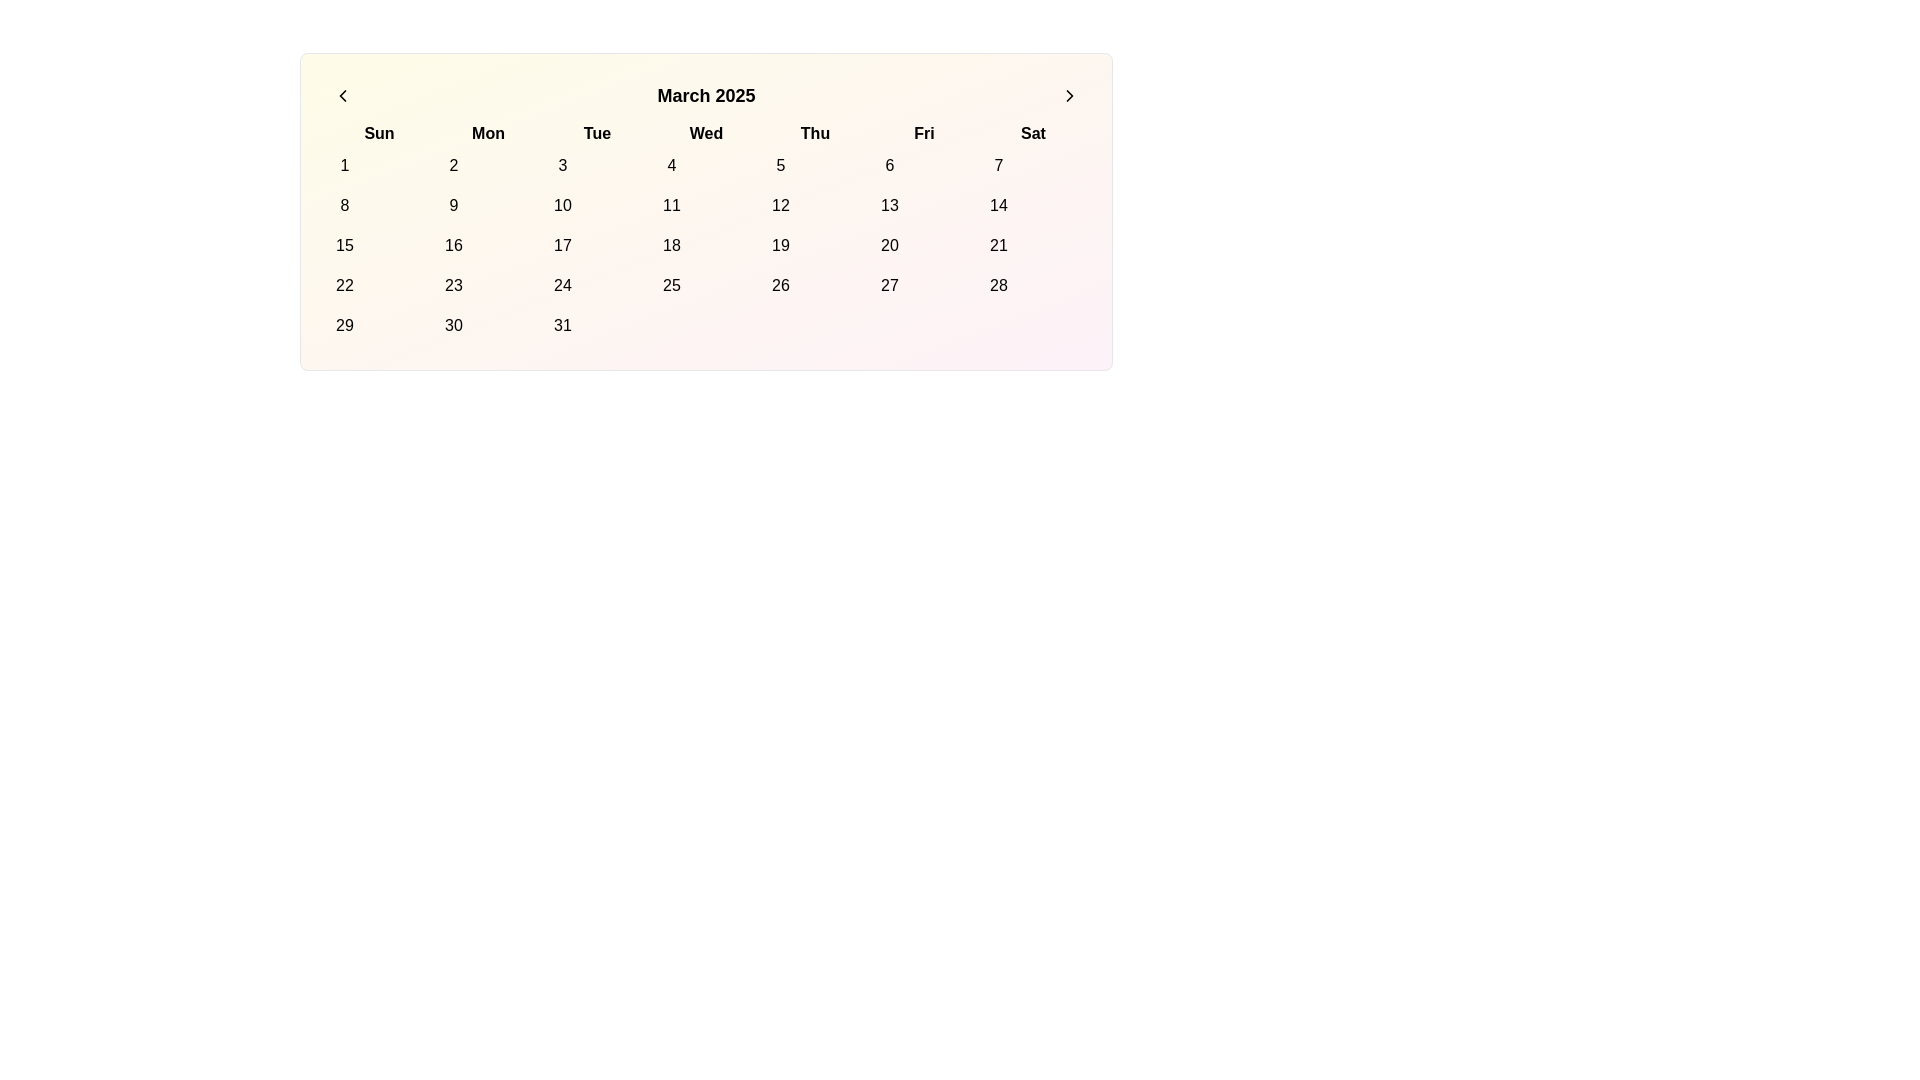 The height and width of the screenshot is (1080, 1920). What do you see at coordinates (672, 164) in the screenshot?
I see `the button that allows users to select the date associated with '4' in the Wednesday column of the first week of the calendar` at bounding box center [672, 164].